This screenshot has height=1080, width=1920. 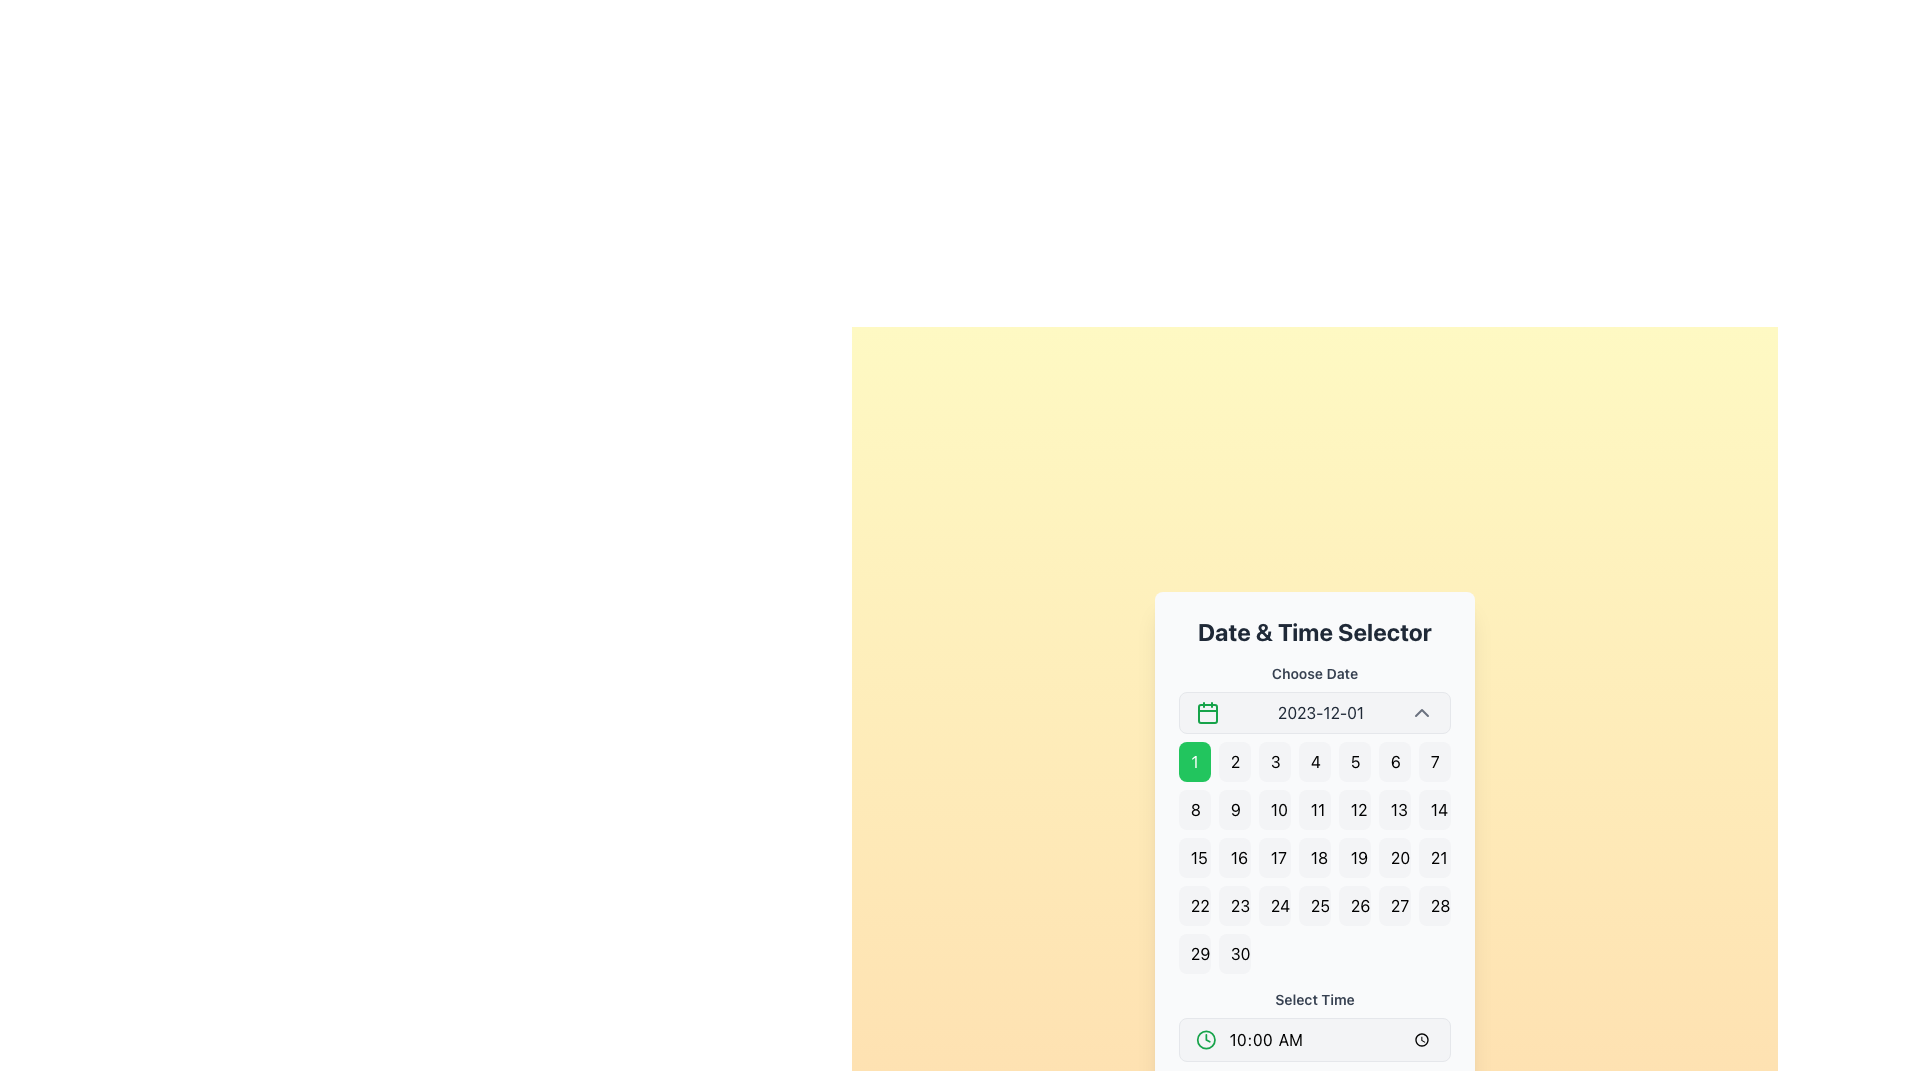 What do you see at coordinates (1315, 810) in the screenshot?
I see `the button displaying the number '11' in bold black text with rounded corners and a light gray background` at bounding box center [1315, 810].